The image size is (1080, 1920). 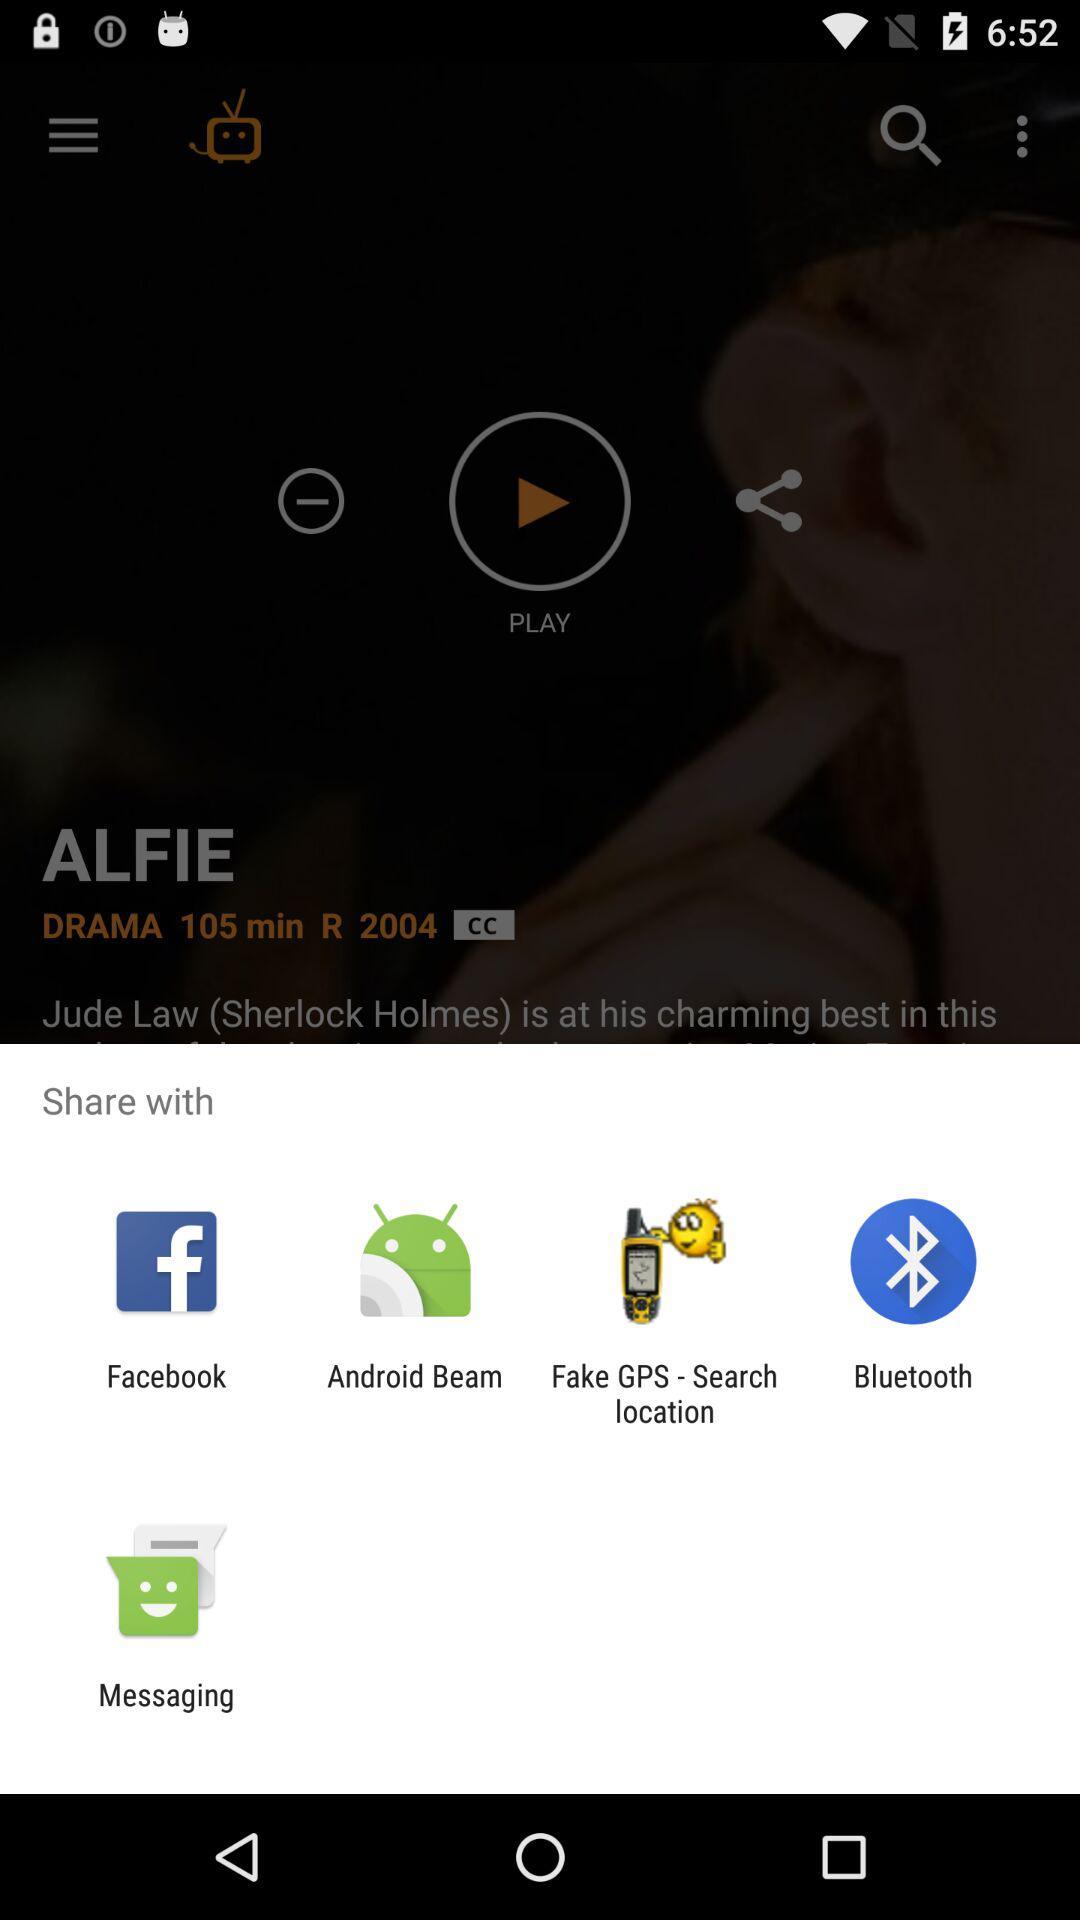 What do you see at coordinates (165, 1711) in the screenshot?
I see `messaging` at bounding box center [165, 1711].